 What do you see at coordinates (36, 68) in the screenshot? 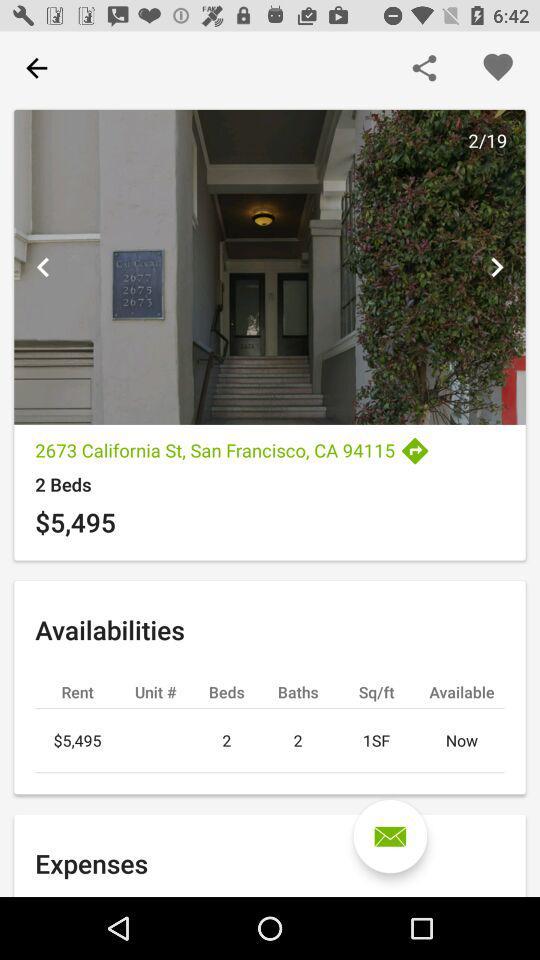
I see `back to the previous page` at bounding box center [36, 68].